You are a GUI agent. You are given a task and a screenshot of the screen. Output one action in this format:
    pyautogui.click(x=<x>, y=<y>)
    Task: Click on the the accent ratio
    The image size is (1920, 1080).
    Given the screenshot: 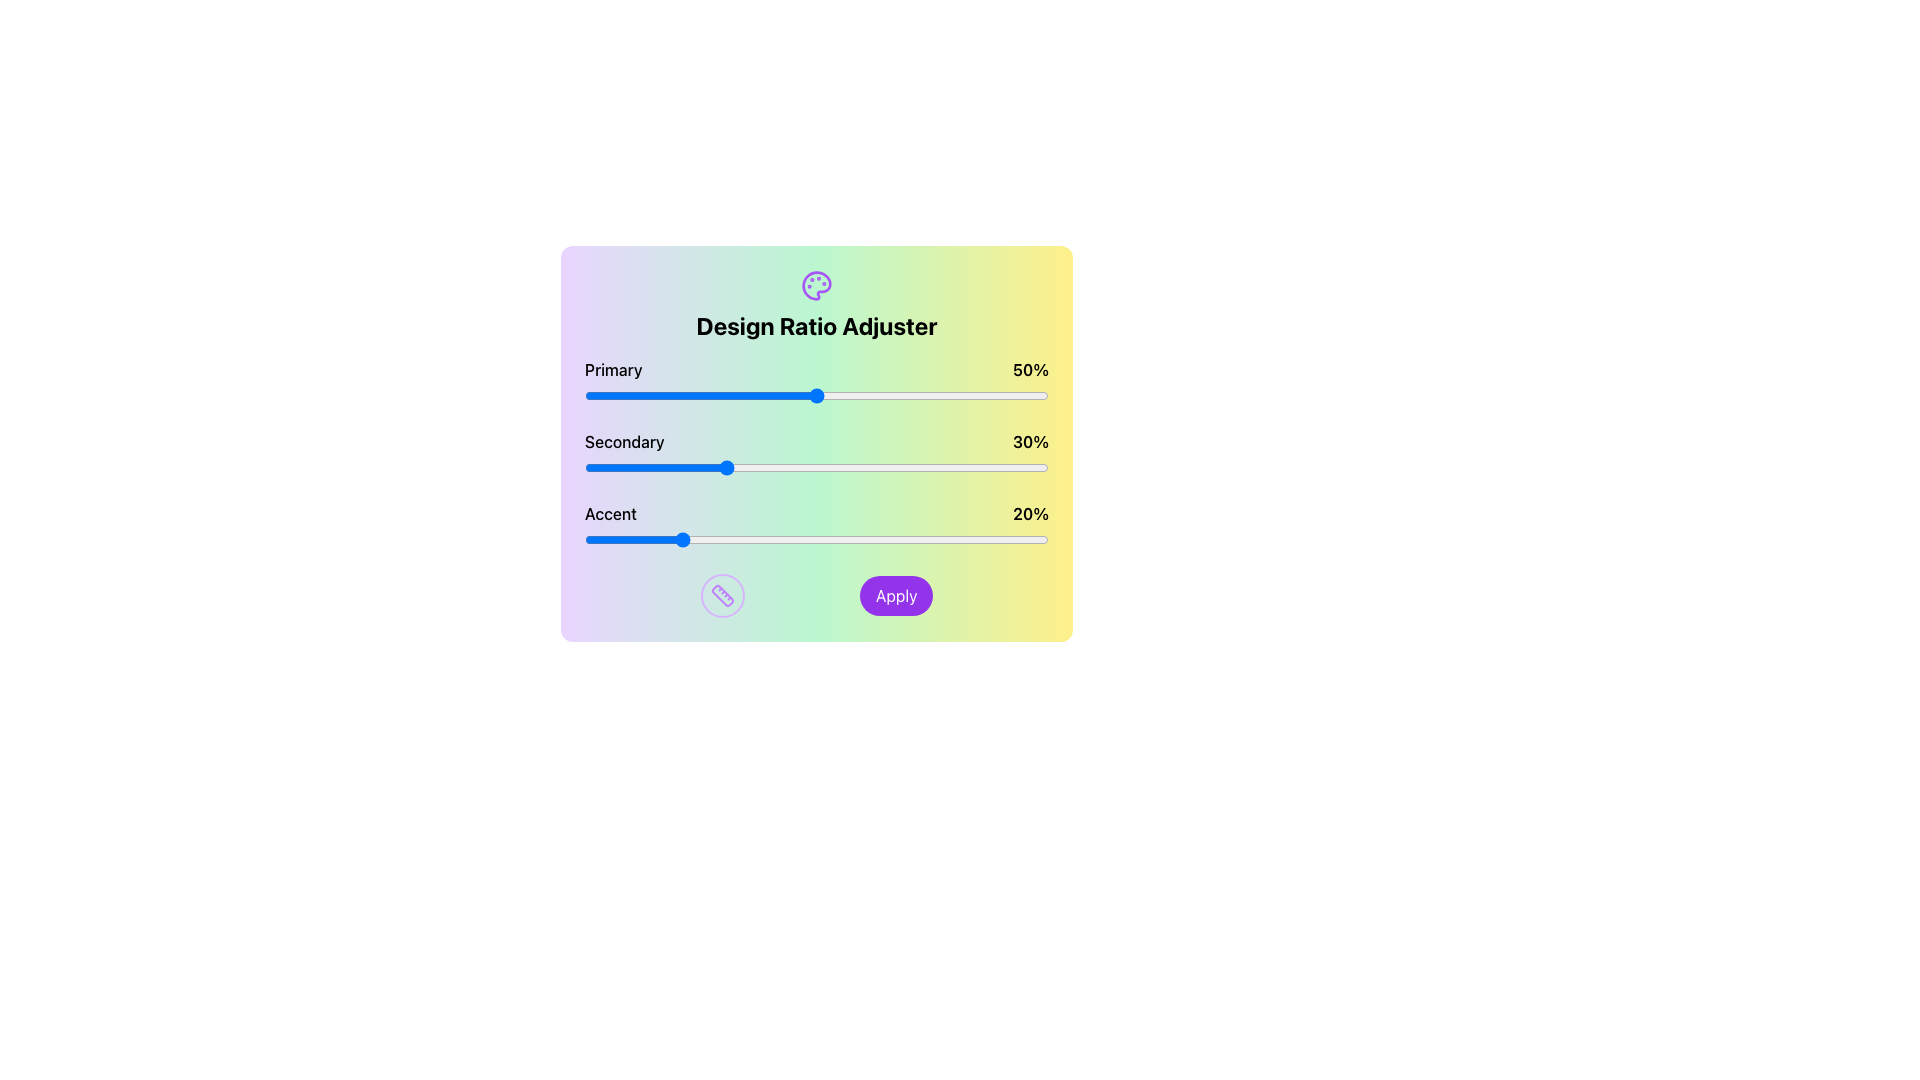 What is the action you would take?
    pyautogui.click(x=872, y=540)
    